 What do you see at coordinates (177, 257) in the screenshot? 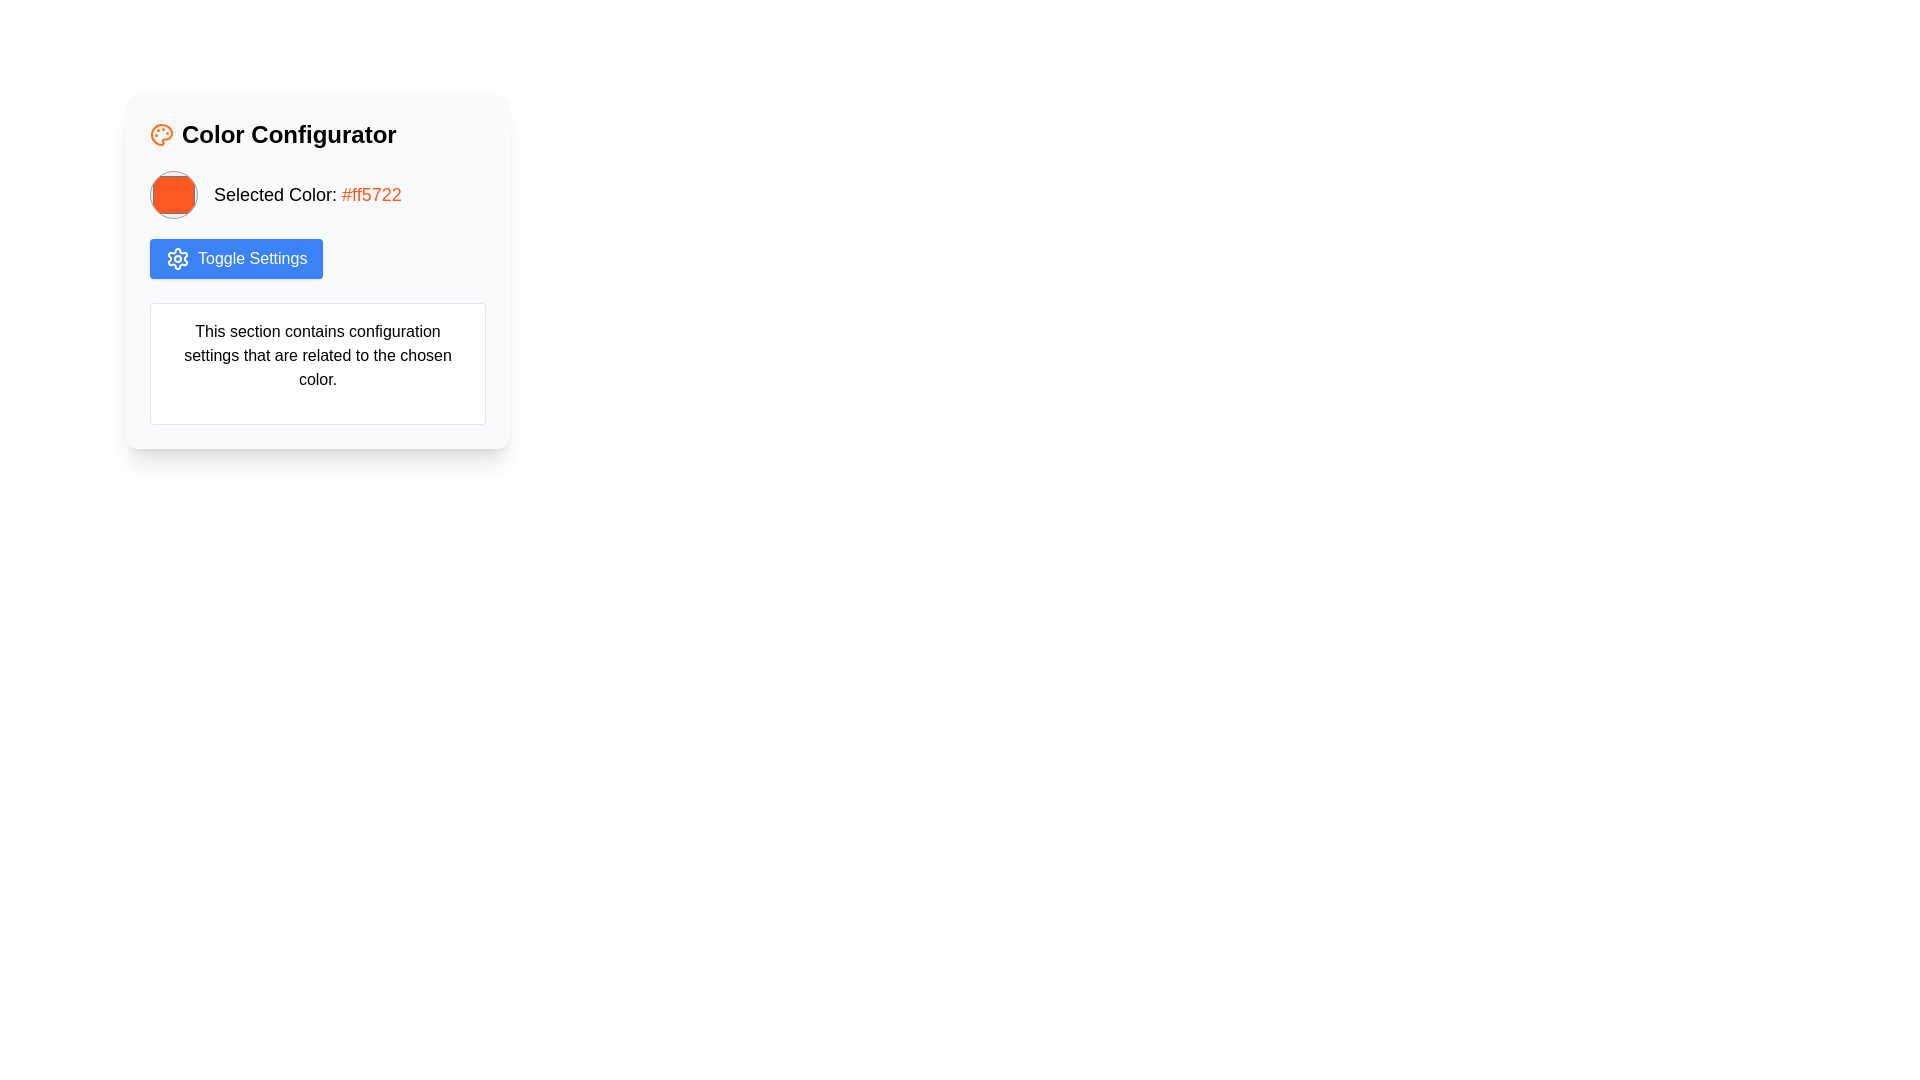
I see `the settings toggle icon located centrally within the 'Toggle Settings' button area` at bounding box center [177, 257].